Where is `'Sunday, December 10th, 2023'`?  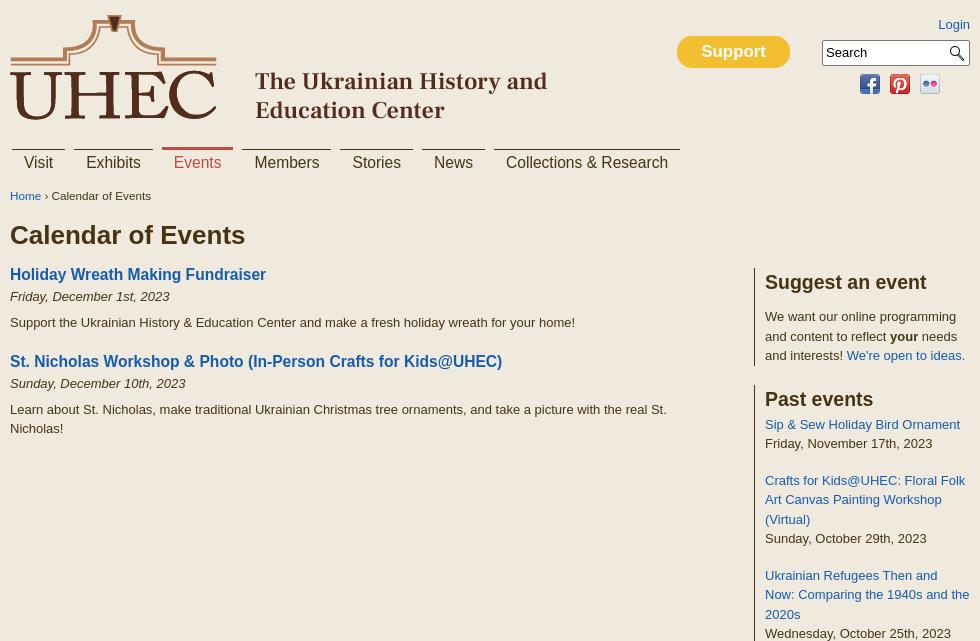 'Sunday, December 10th, 2023' is located at coordinates (97, 382).